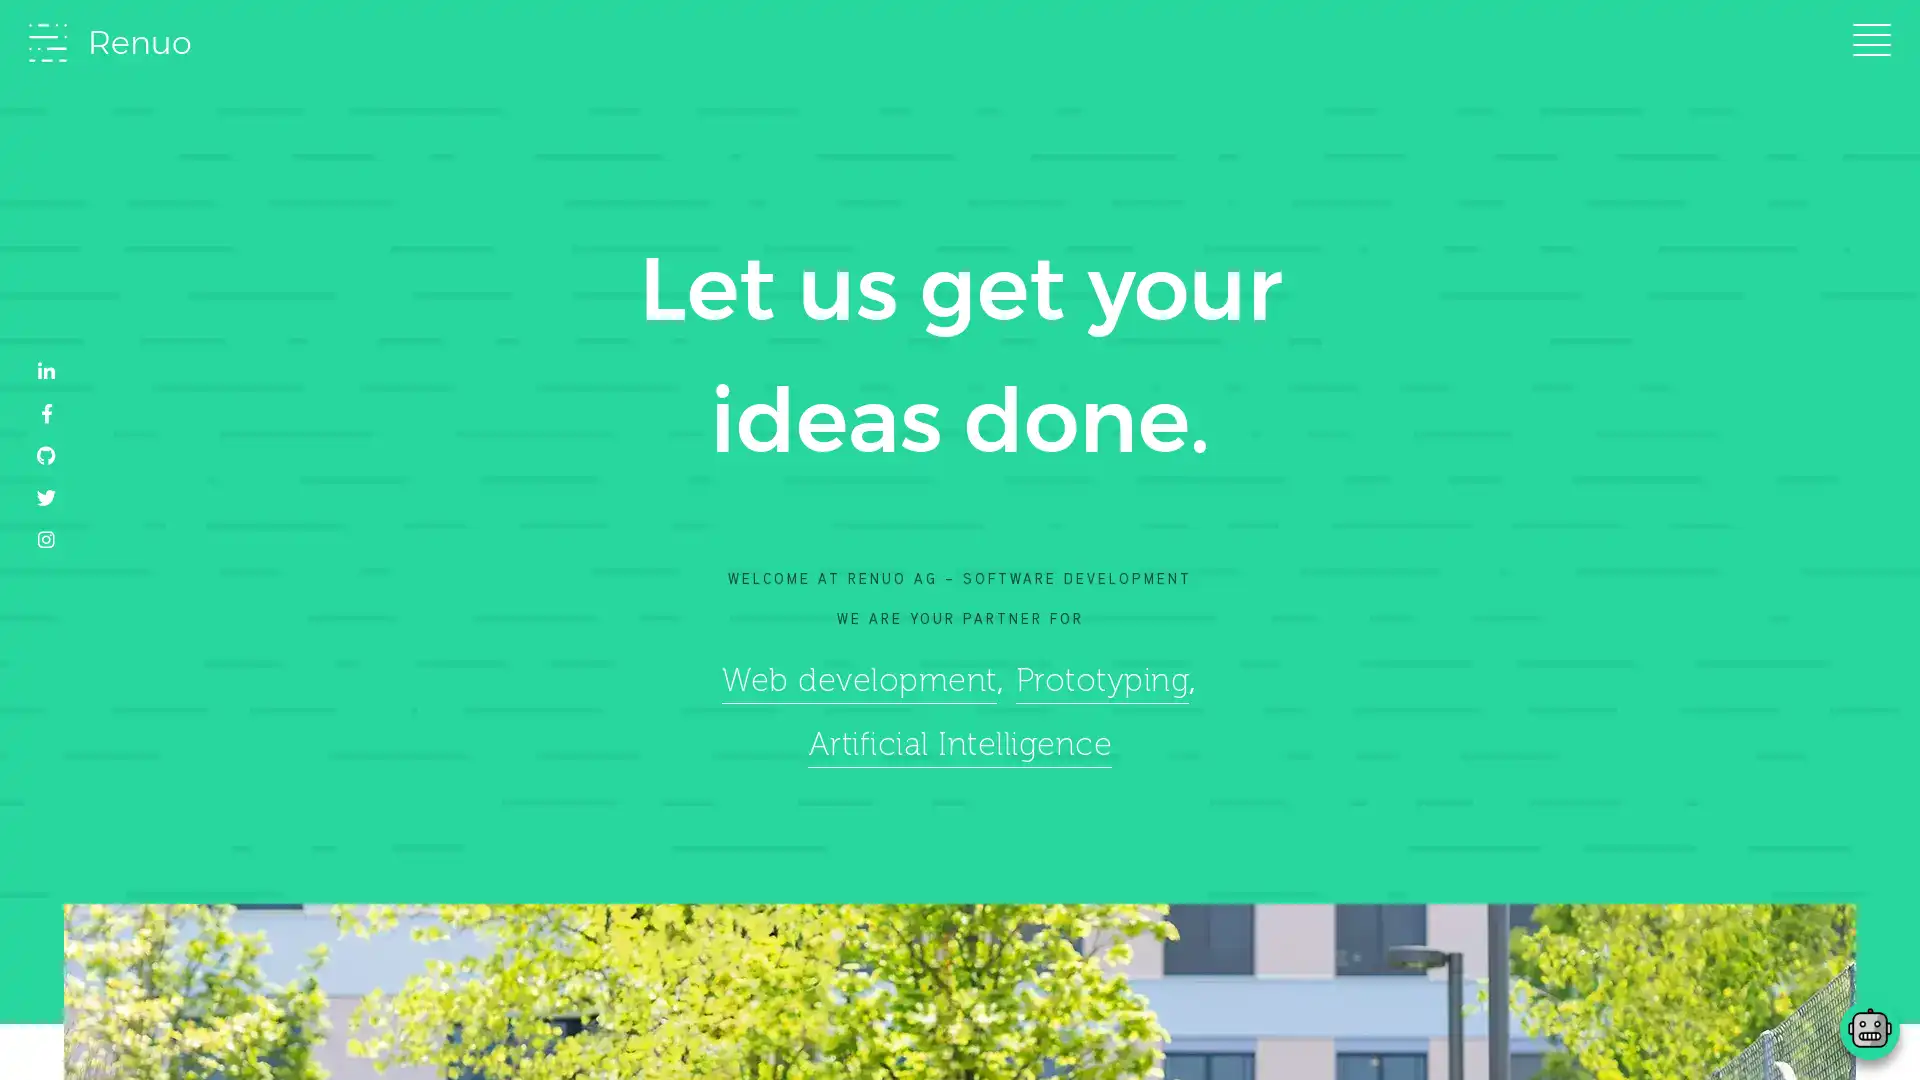 This screenshot has width=1920, height=1080. What do you see at coordinates (1871, 39) in the screenshot?
I see `Toggle navigation` at bounding box center [1871, 39].